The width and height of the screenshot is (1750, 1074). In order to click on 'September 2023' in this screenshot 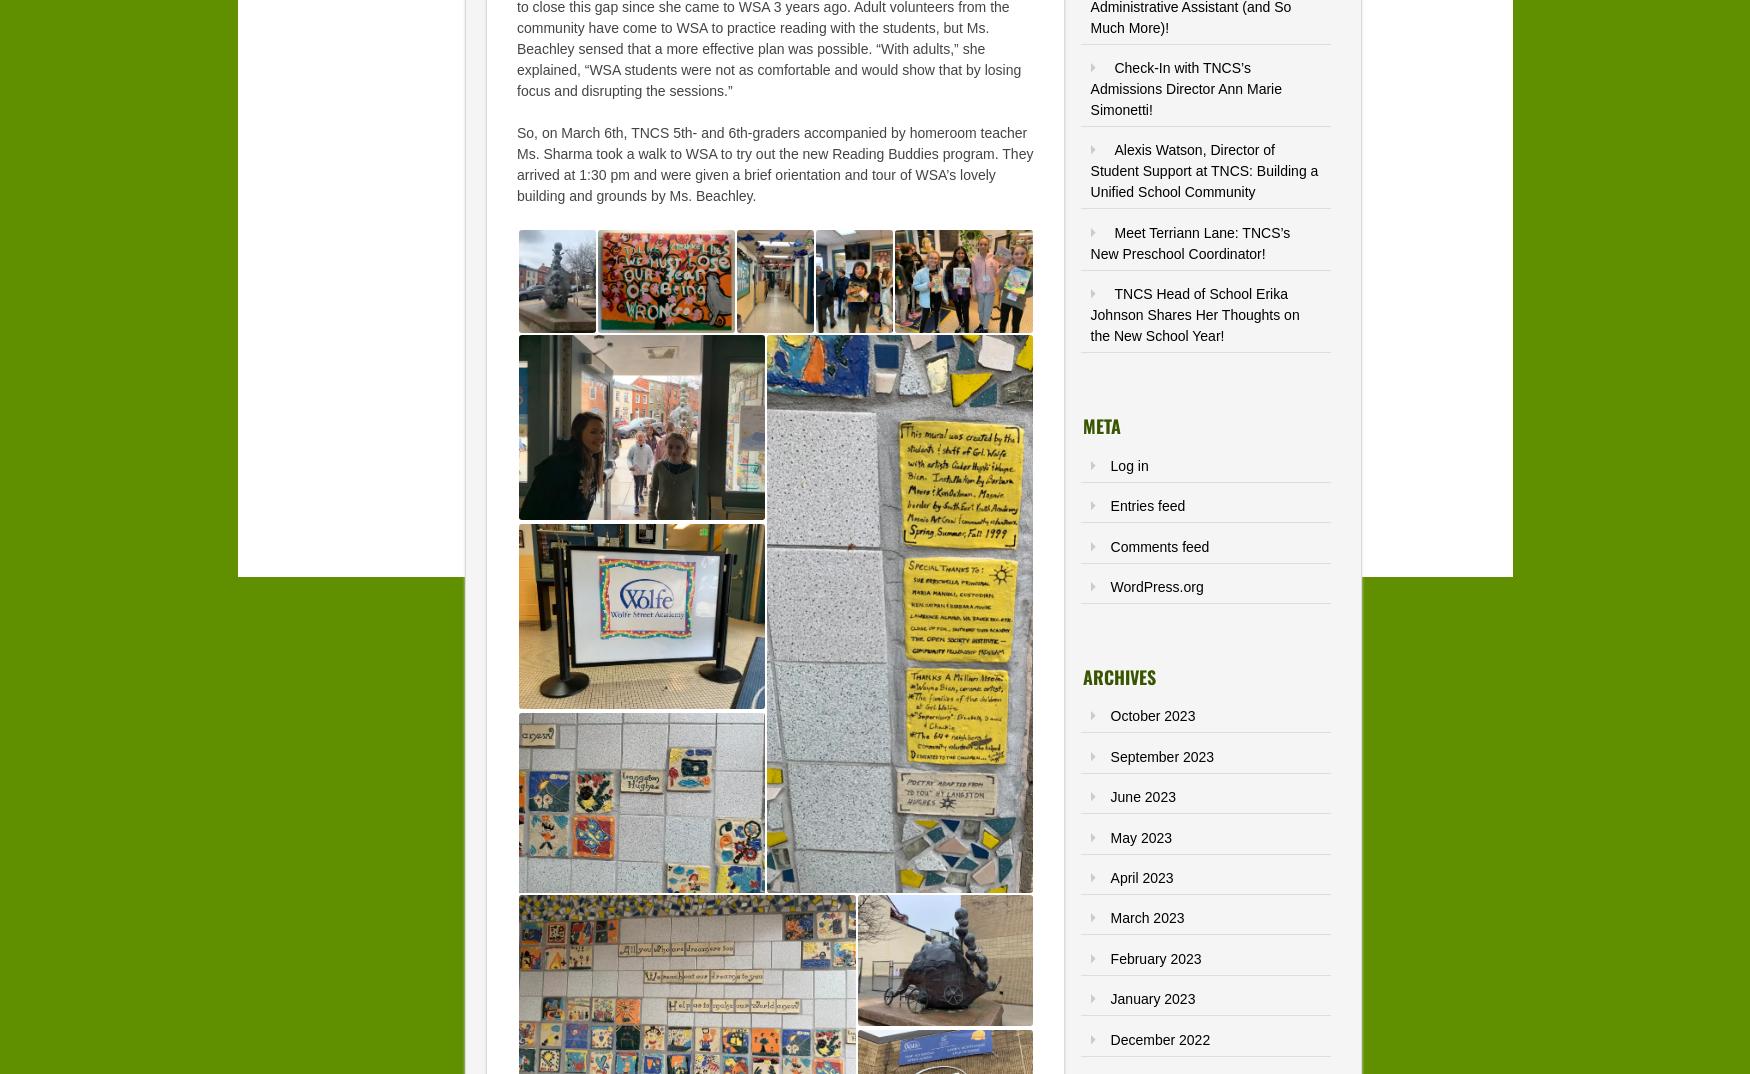, I will do `click(1161, 754)`.